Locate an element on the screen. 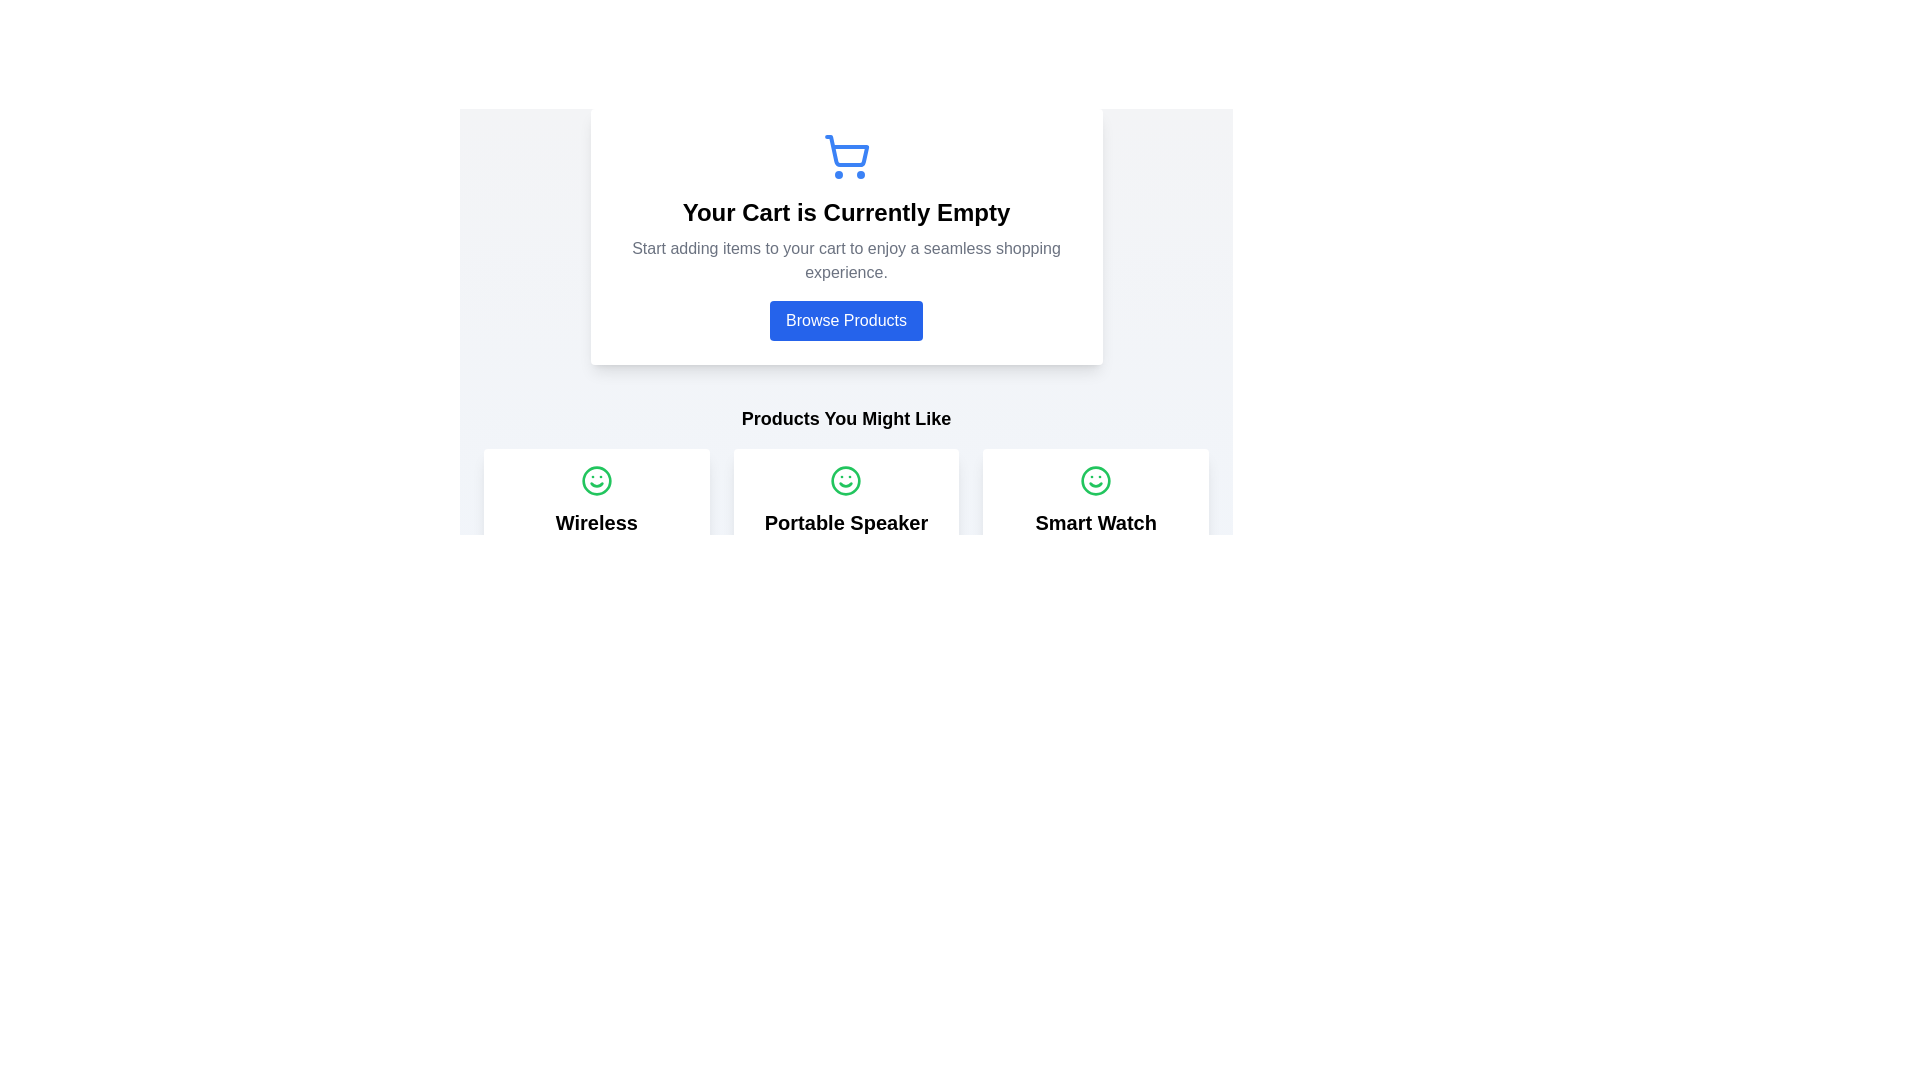 The height and width of the screenshot is (1080, 1920). the first textual label in the product card layout, which is positioned below a green smiley icon and above the price '$49.99' is located at coordinates (595, 535).